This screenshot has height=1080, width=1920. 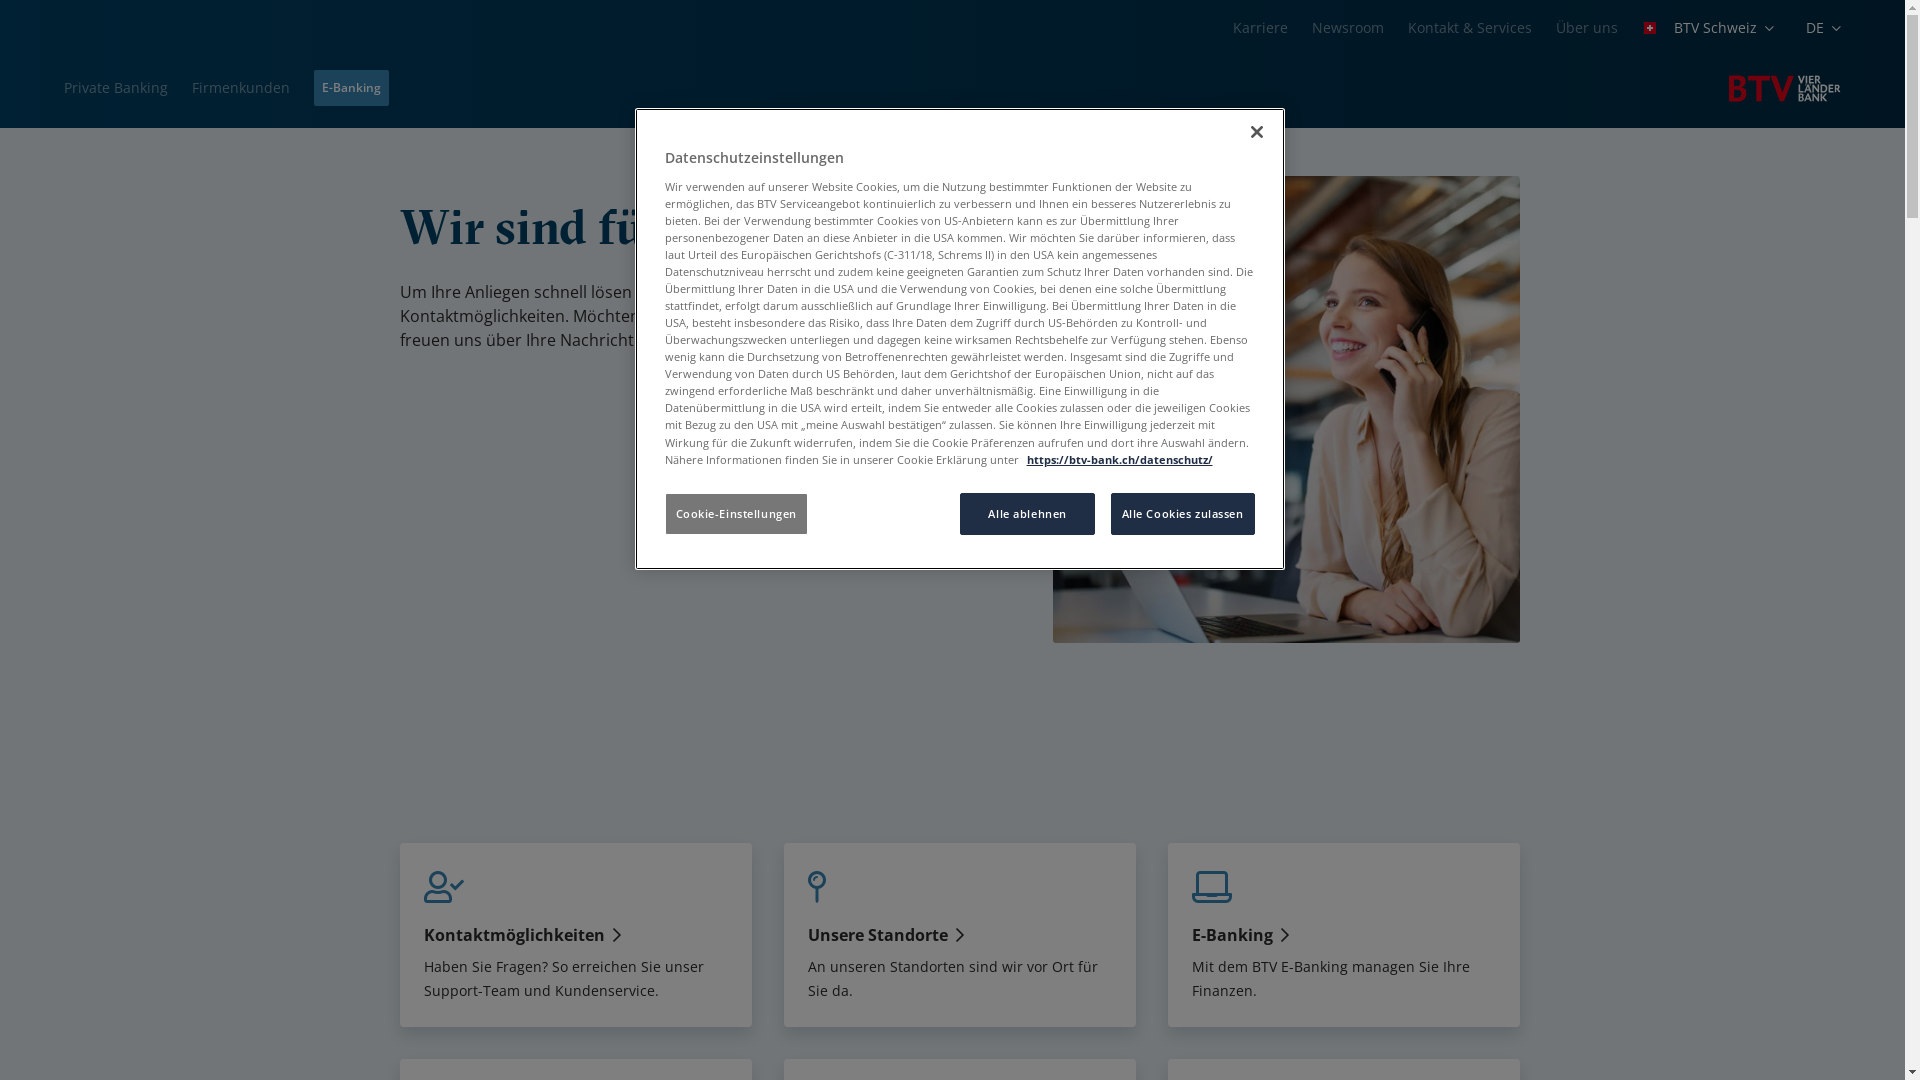 What do you see at coordinates (1259, 27) in the screenshot?
I see `'Karriere'` at bounding box center [1259, 27].